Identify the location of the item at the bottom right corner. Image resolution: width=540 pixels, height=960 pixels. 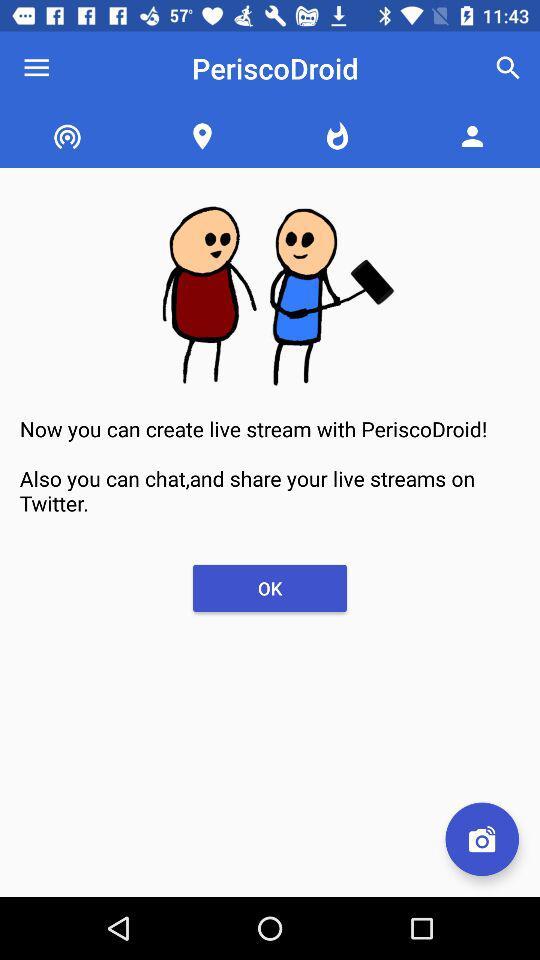
(481, 839).